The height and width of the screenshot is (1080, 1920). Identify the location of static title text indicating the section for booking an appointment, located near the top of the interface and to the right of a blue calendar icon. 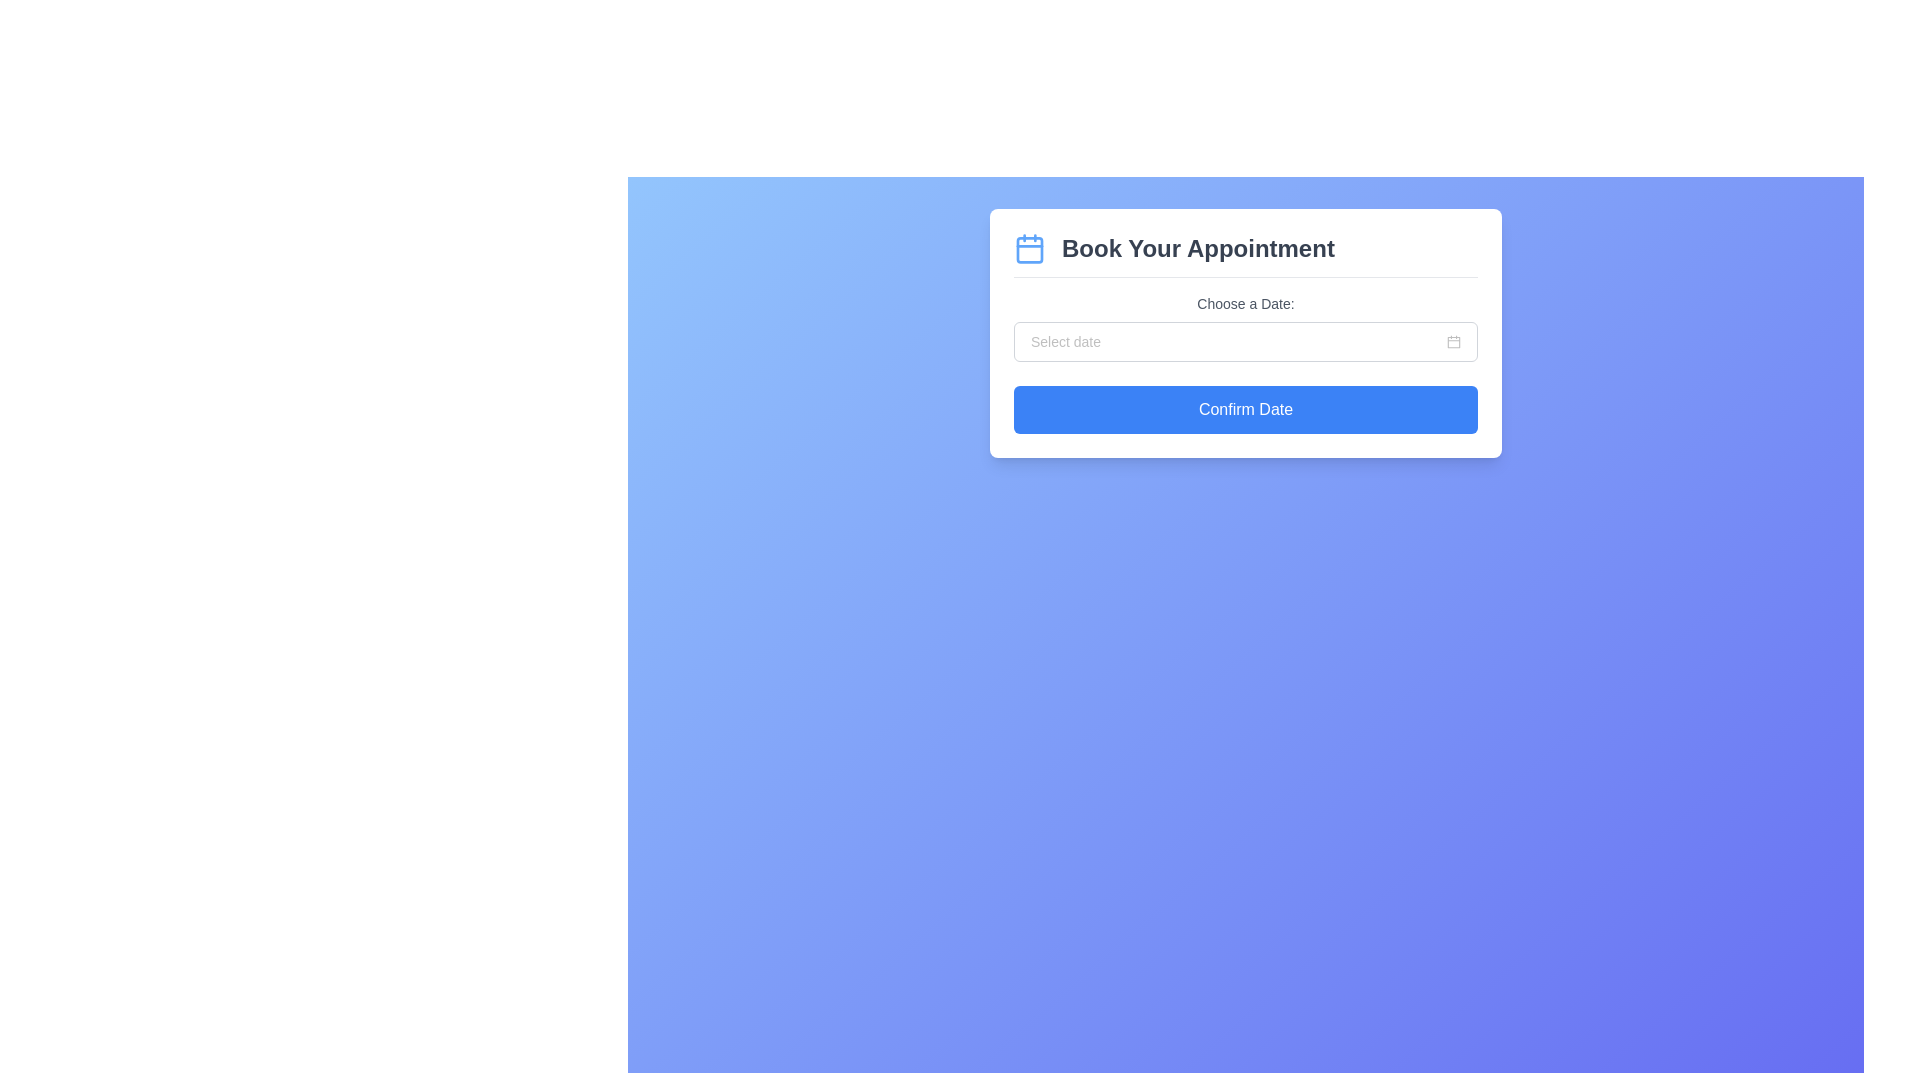
(1198, 248).